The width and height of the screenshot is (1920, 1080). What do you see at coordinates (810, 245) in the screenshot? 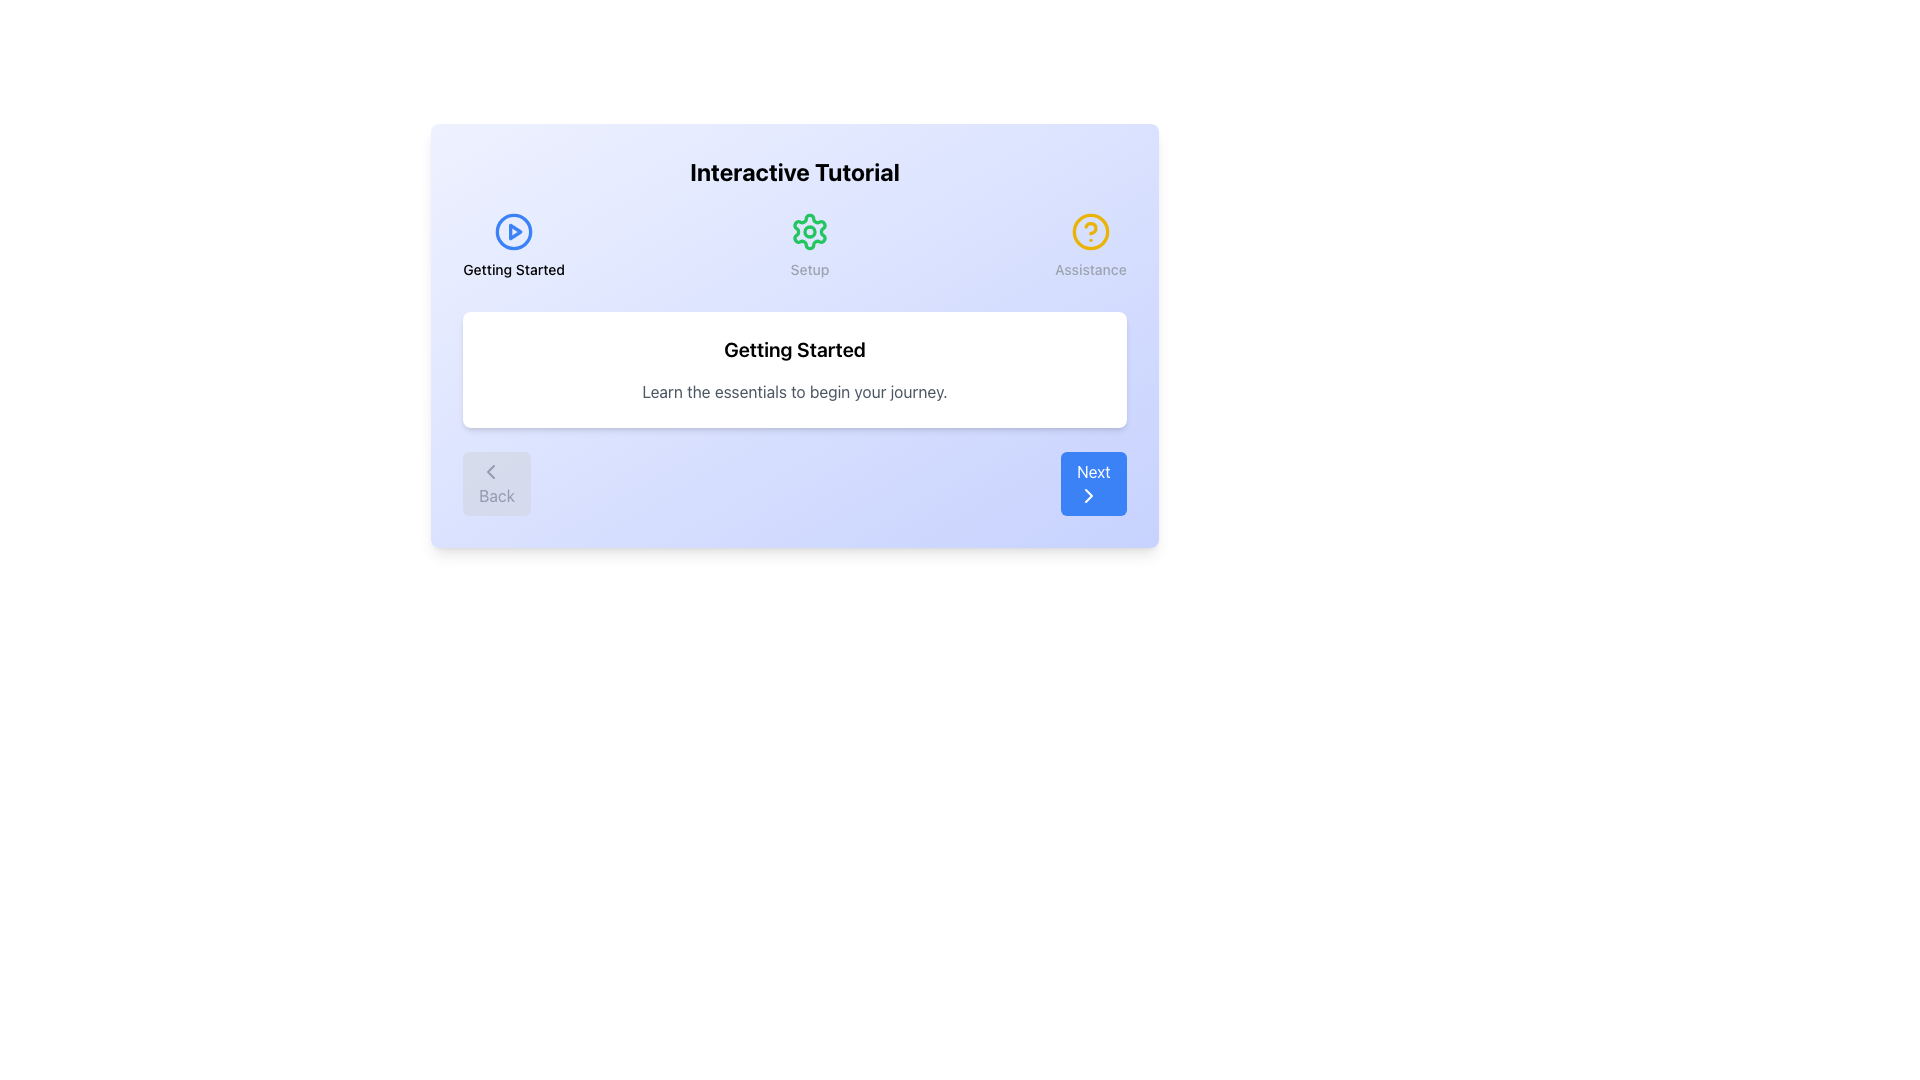
I see `the green gear icon labeled 'Setup', which is positioned in the middle section of the layout, indicating settings` at bounding box center [810, 245].